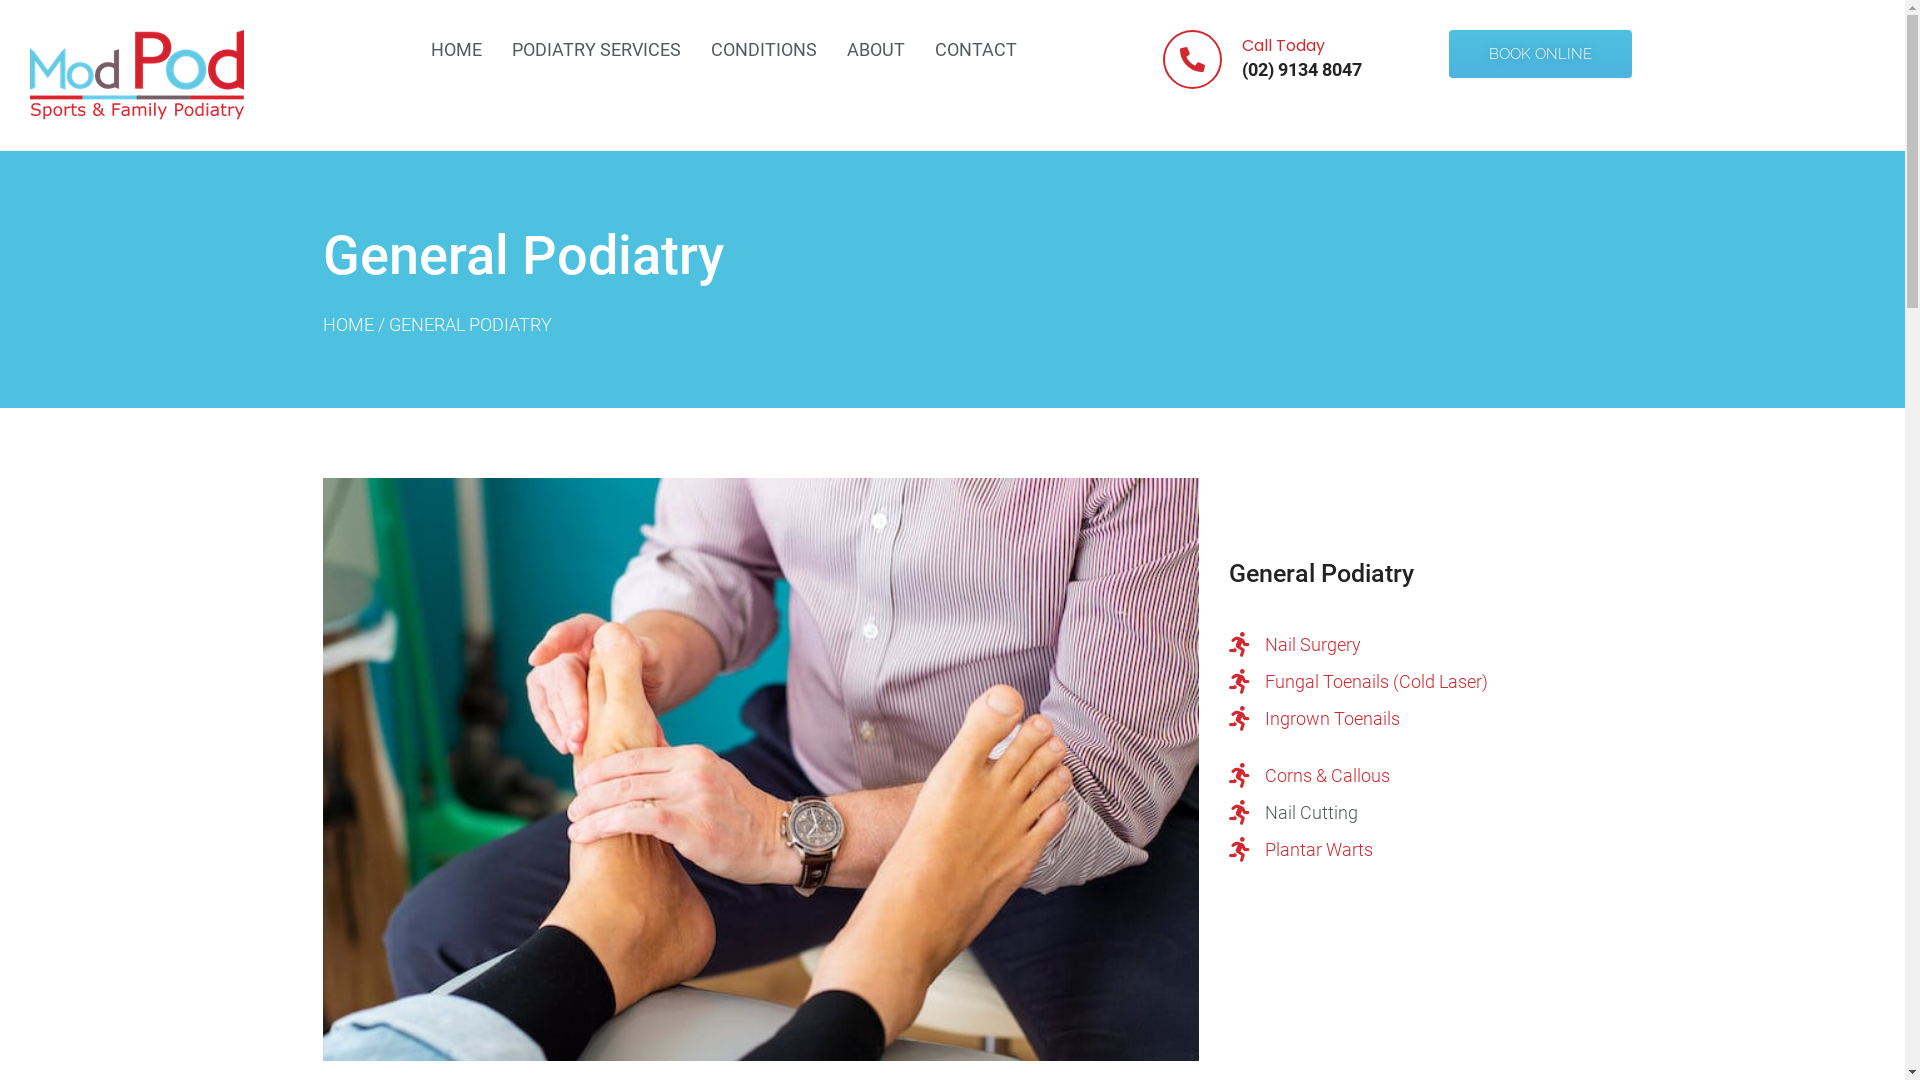  I want to click on 'Fungal Toenails (Cold Laser)', so click(1399, 680).